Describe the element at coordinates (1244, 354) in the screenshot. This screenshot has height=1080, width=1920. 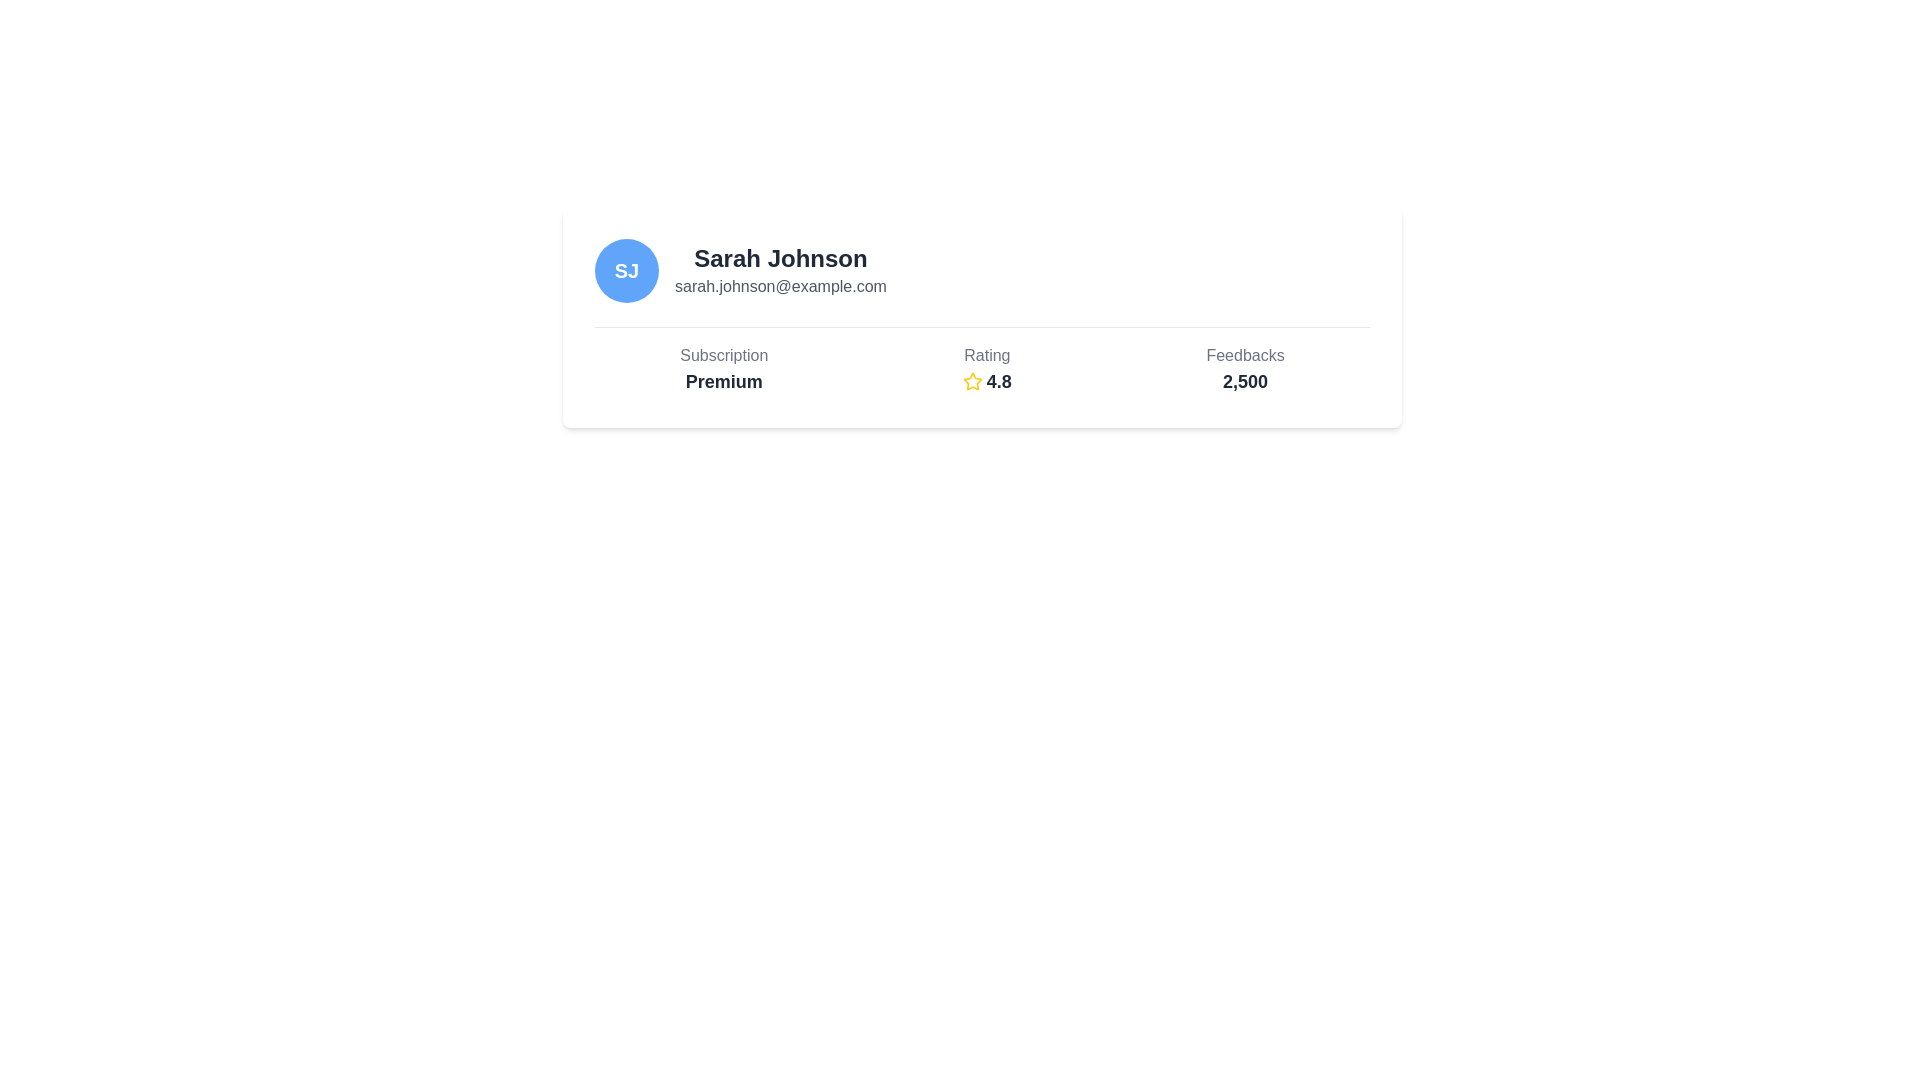
I see `the text element labeled 'Feedbacks' which is styled in gray and positioned above the bold number '2,500' in the bottom-right portion of the card` at that location.